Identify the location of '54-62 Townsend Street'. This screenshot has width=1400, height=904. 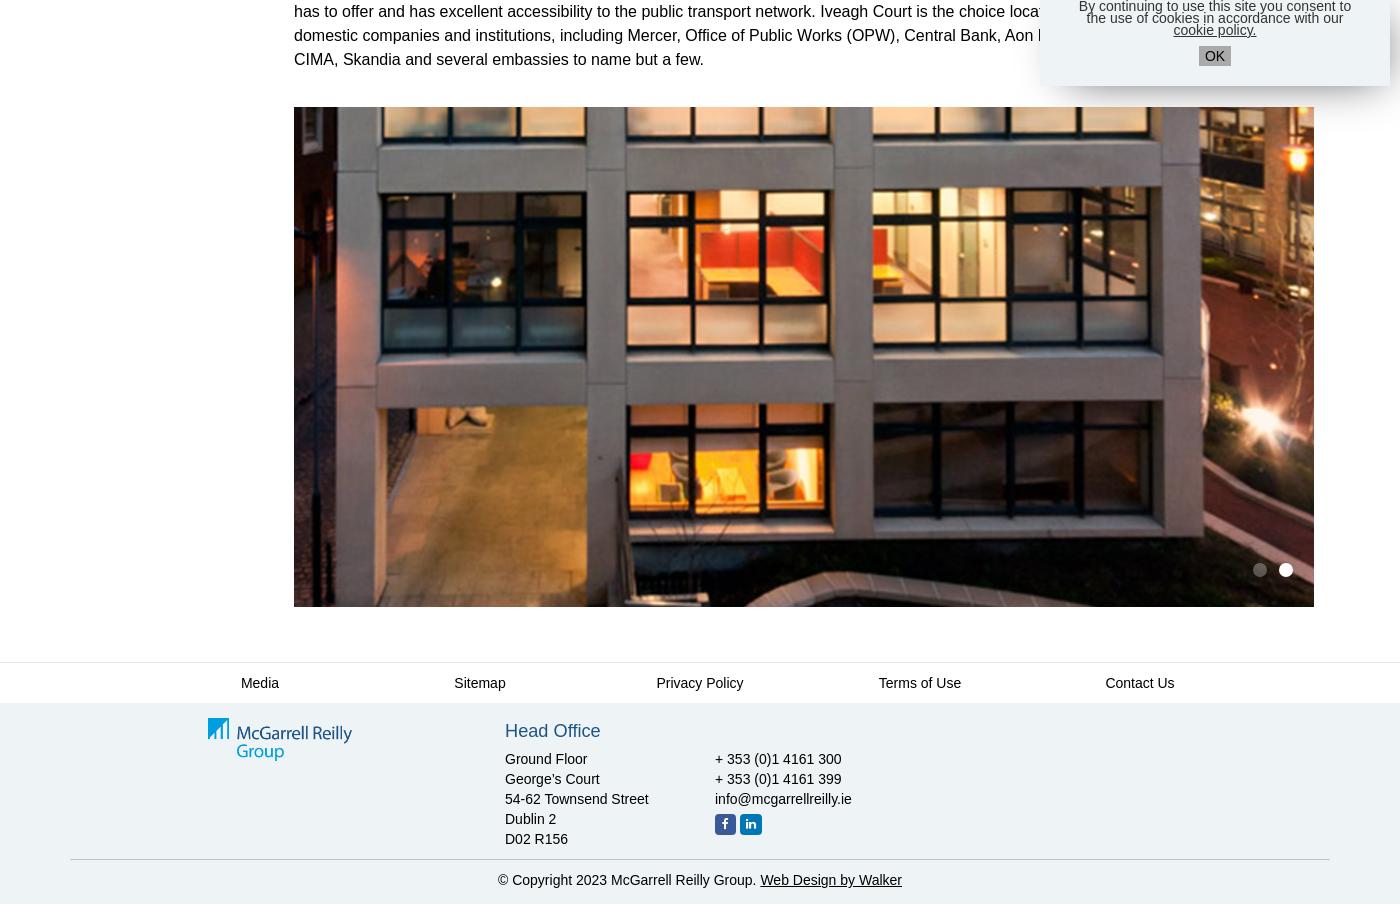
(576, 797).